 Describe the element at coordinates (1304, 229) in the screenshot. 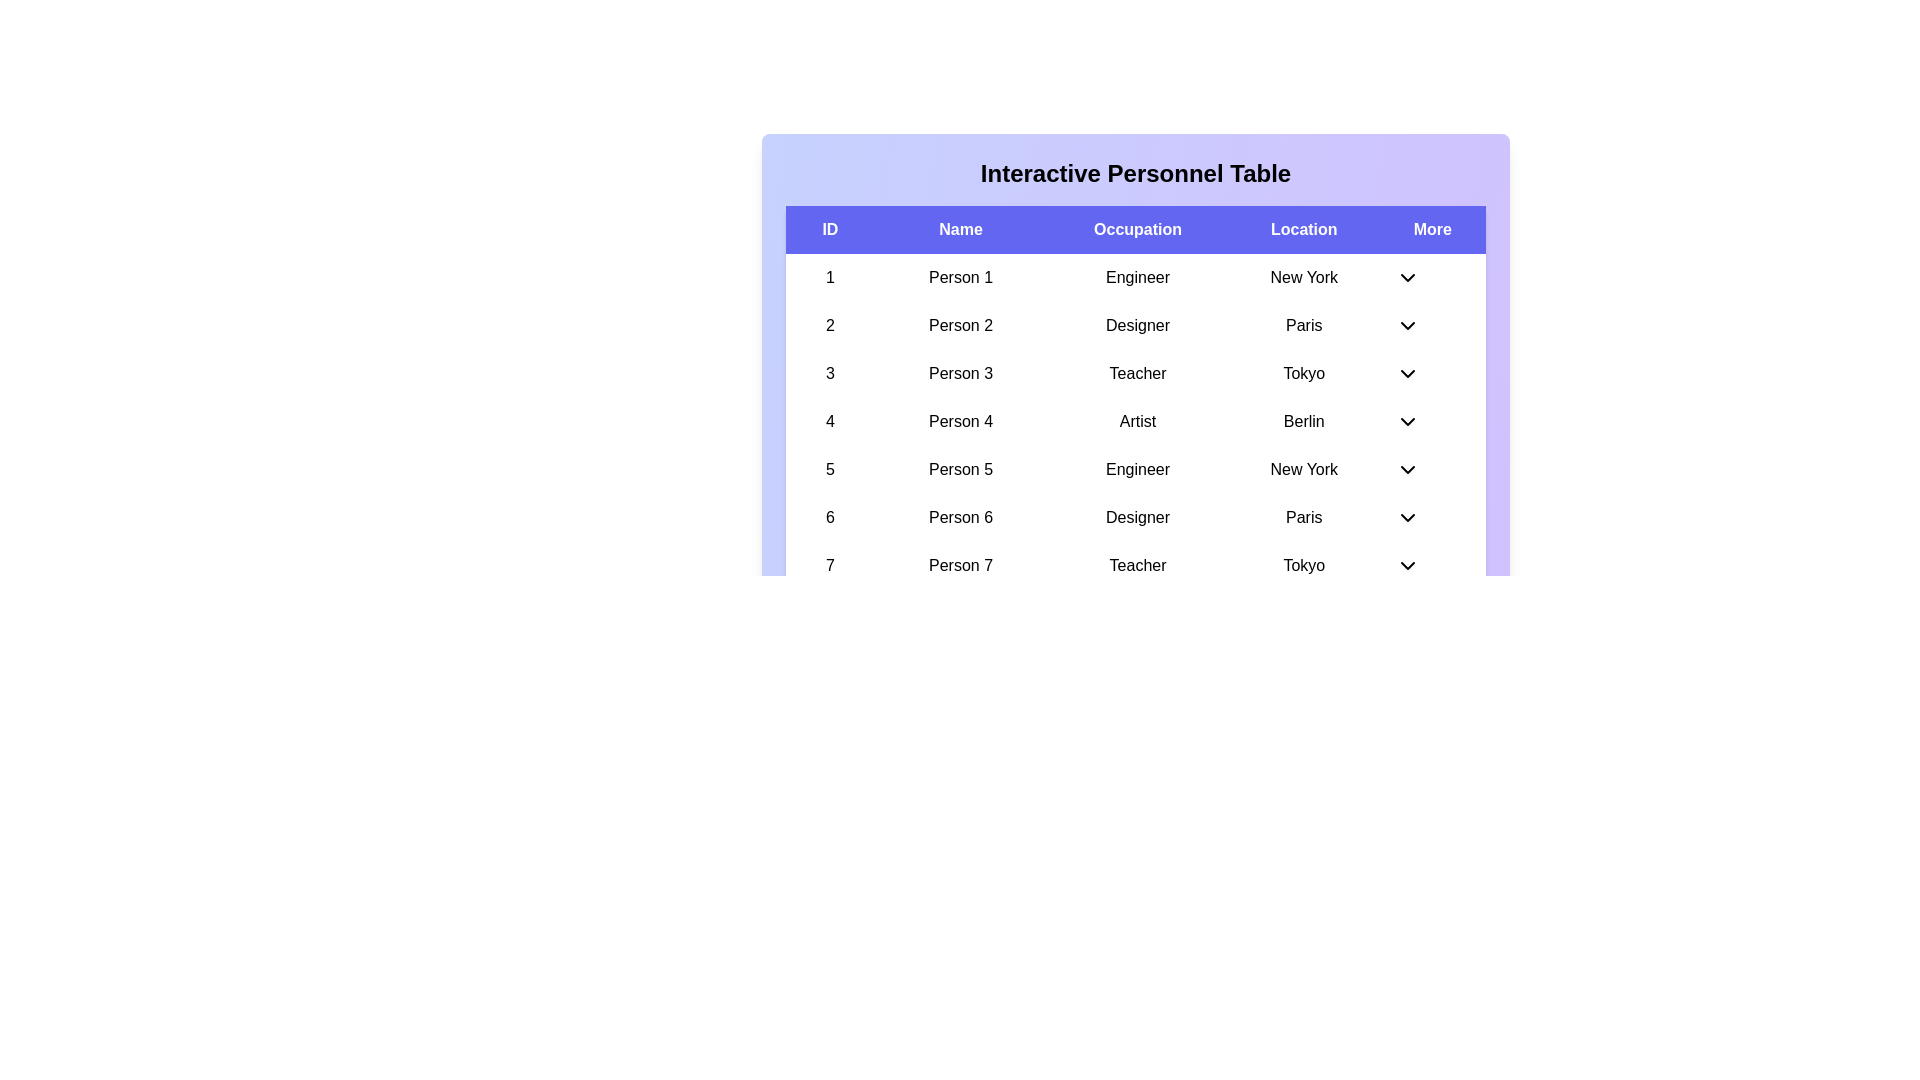

I see `the column header Location to sort the table by that column` at that location.